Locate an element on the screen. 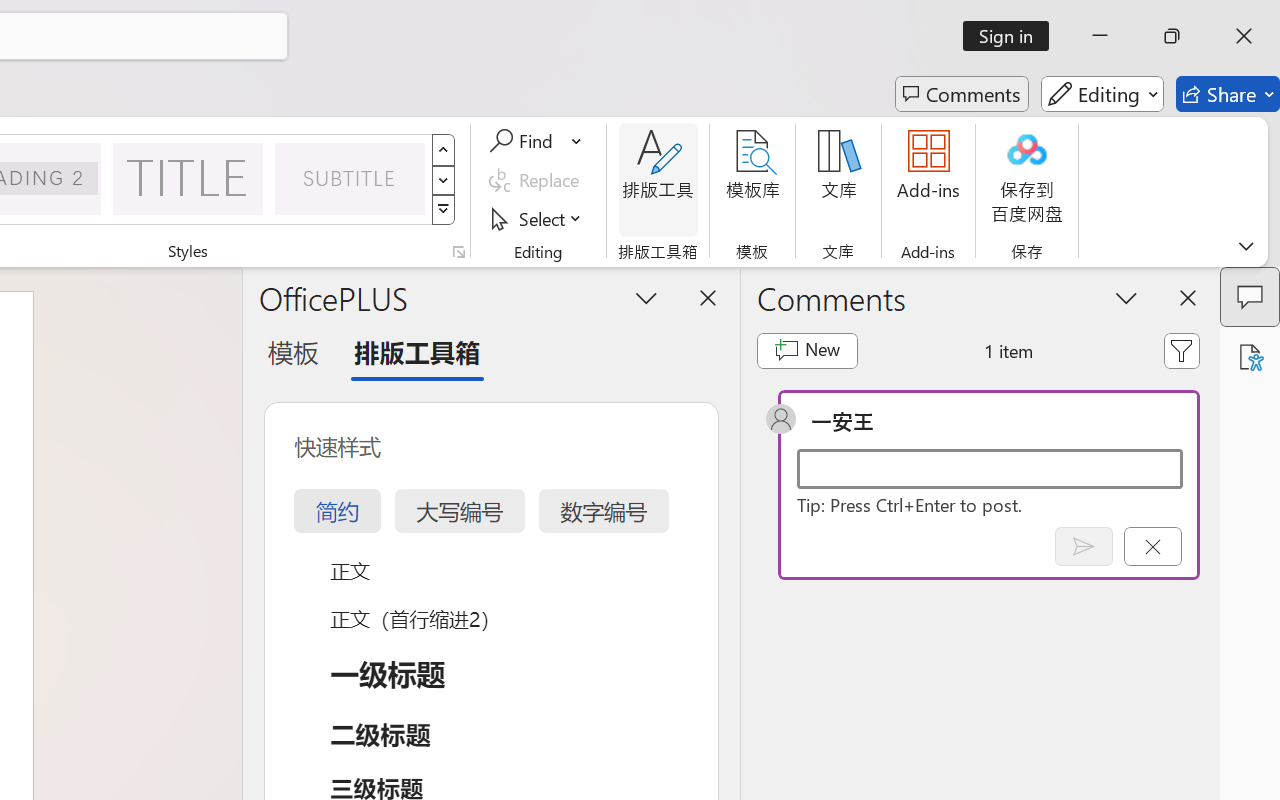 This screenshot has height=800, width=1280. 'Cancel' is located at coordinates (1152, 546).